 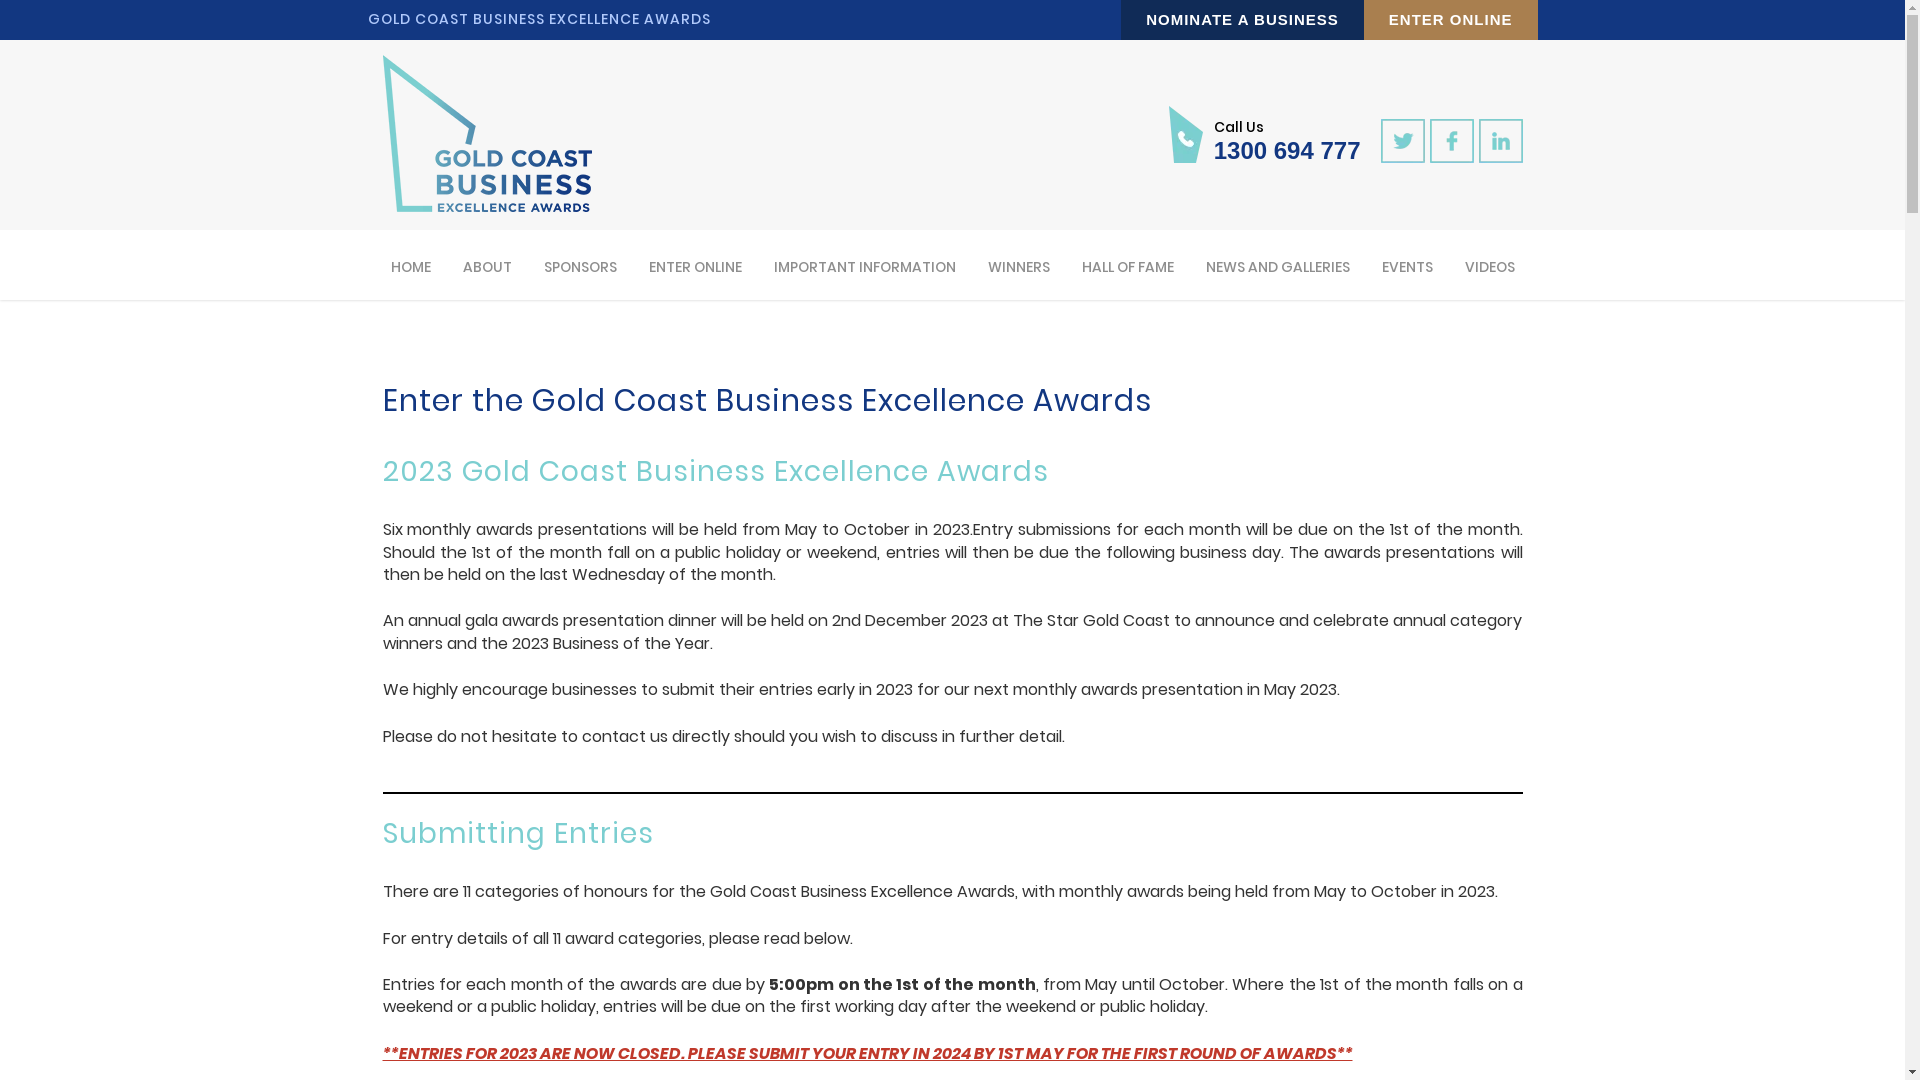 I want to click on 'IMPORTANT INFORMATION', so click(x=771, y=264).